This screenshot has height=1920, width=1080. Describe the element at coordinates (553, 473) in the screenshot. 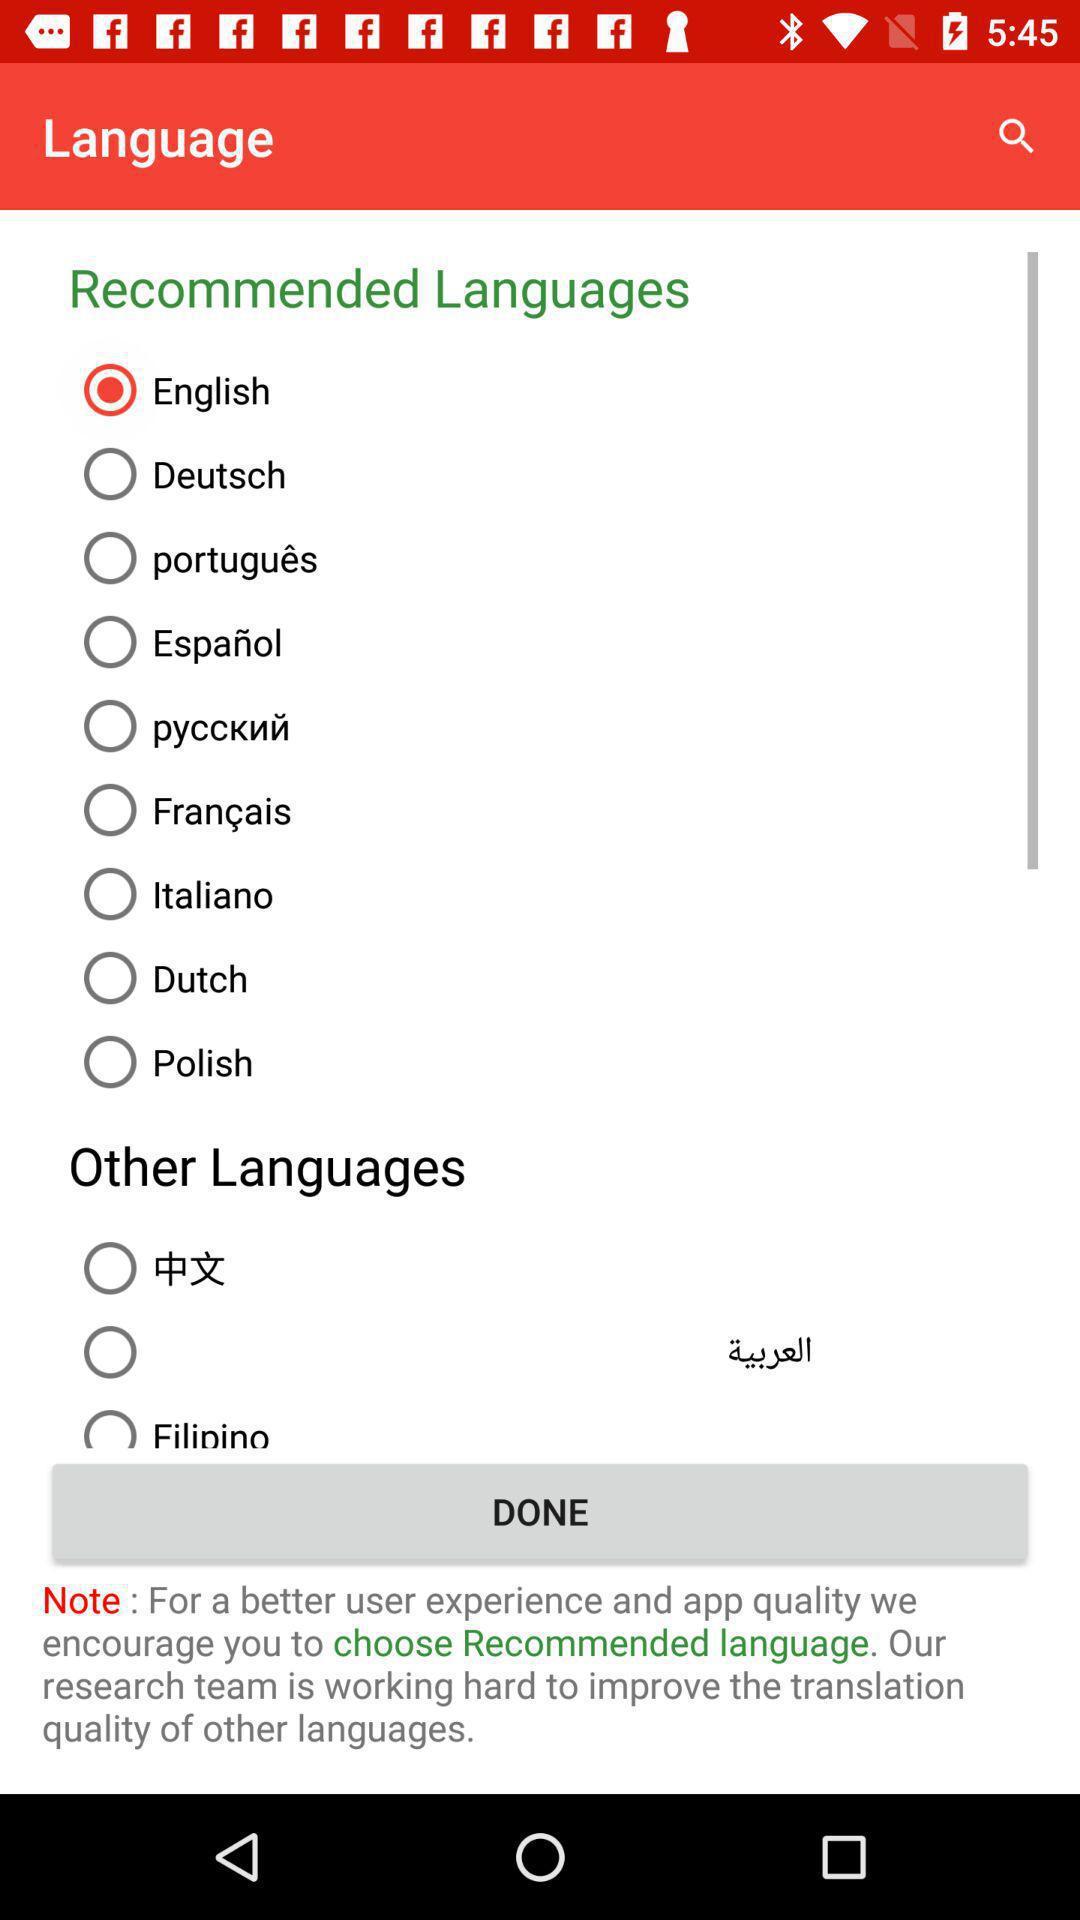

I see `the deutsch` at that location.